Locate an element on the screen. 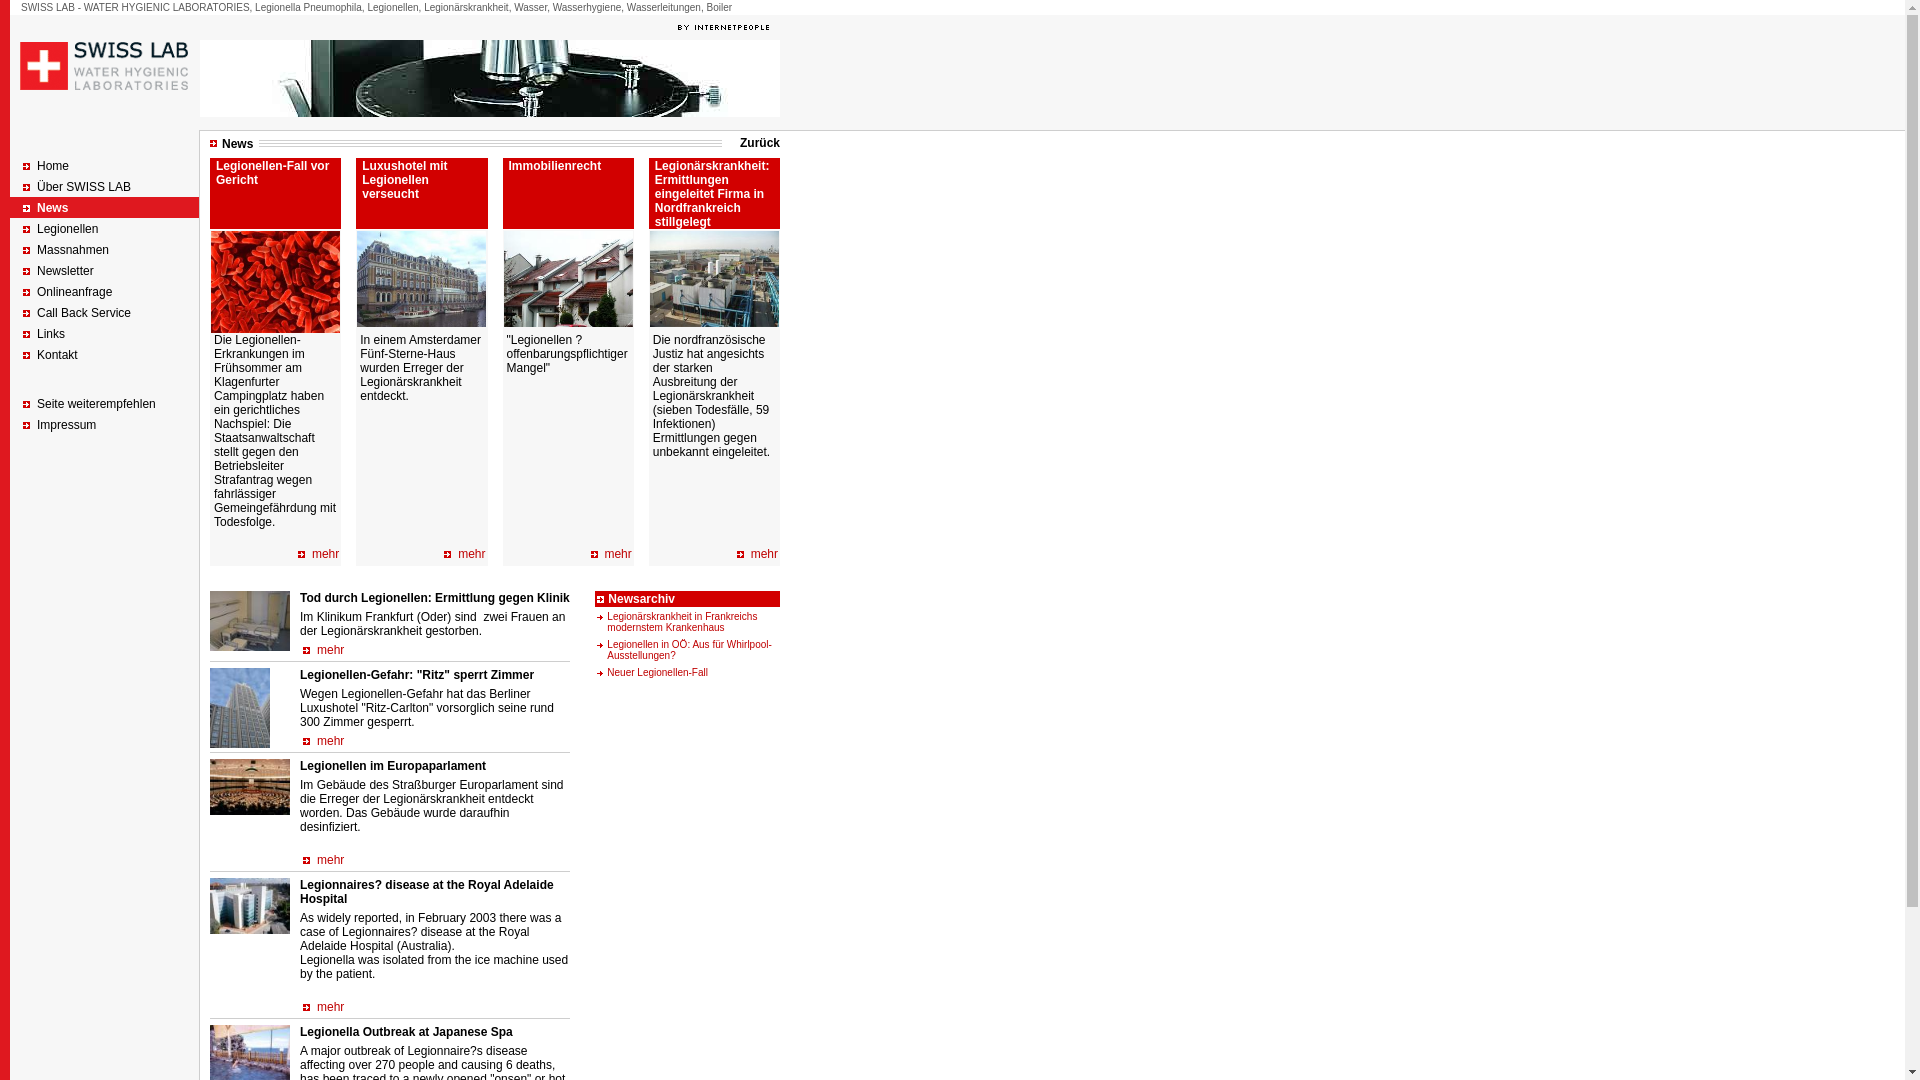 This screenshot has height=1080, width=1920. 'Seite weiterempfehlen' is located at coordinates (95, 404).